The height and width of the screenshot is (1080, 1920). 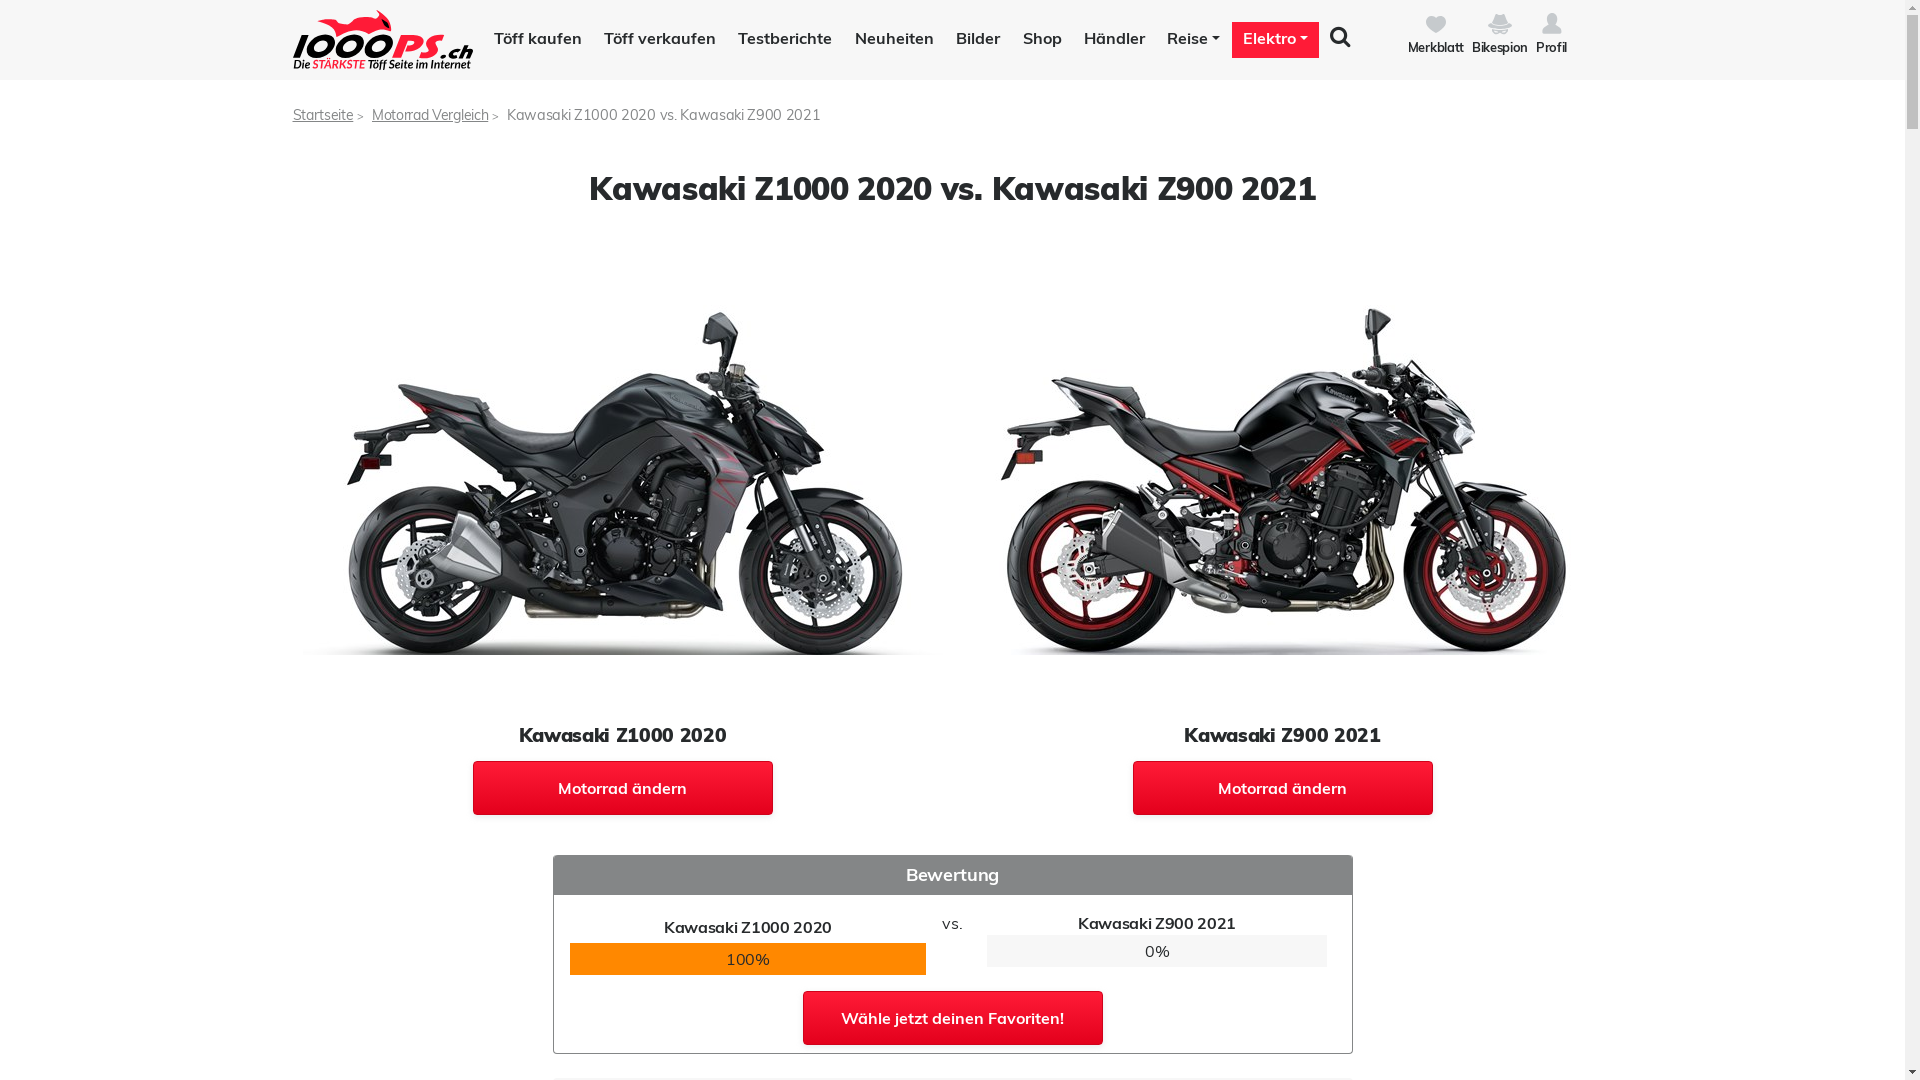 What do you see at coordinates (888, 38) in the screenshot?
I see `'Neuheiten'` at bounding box center [888, 38].